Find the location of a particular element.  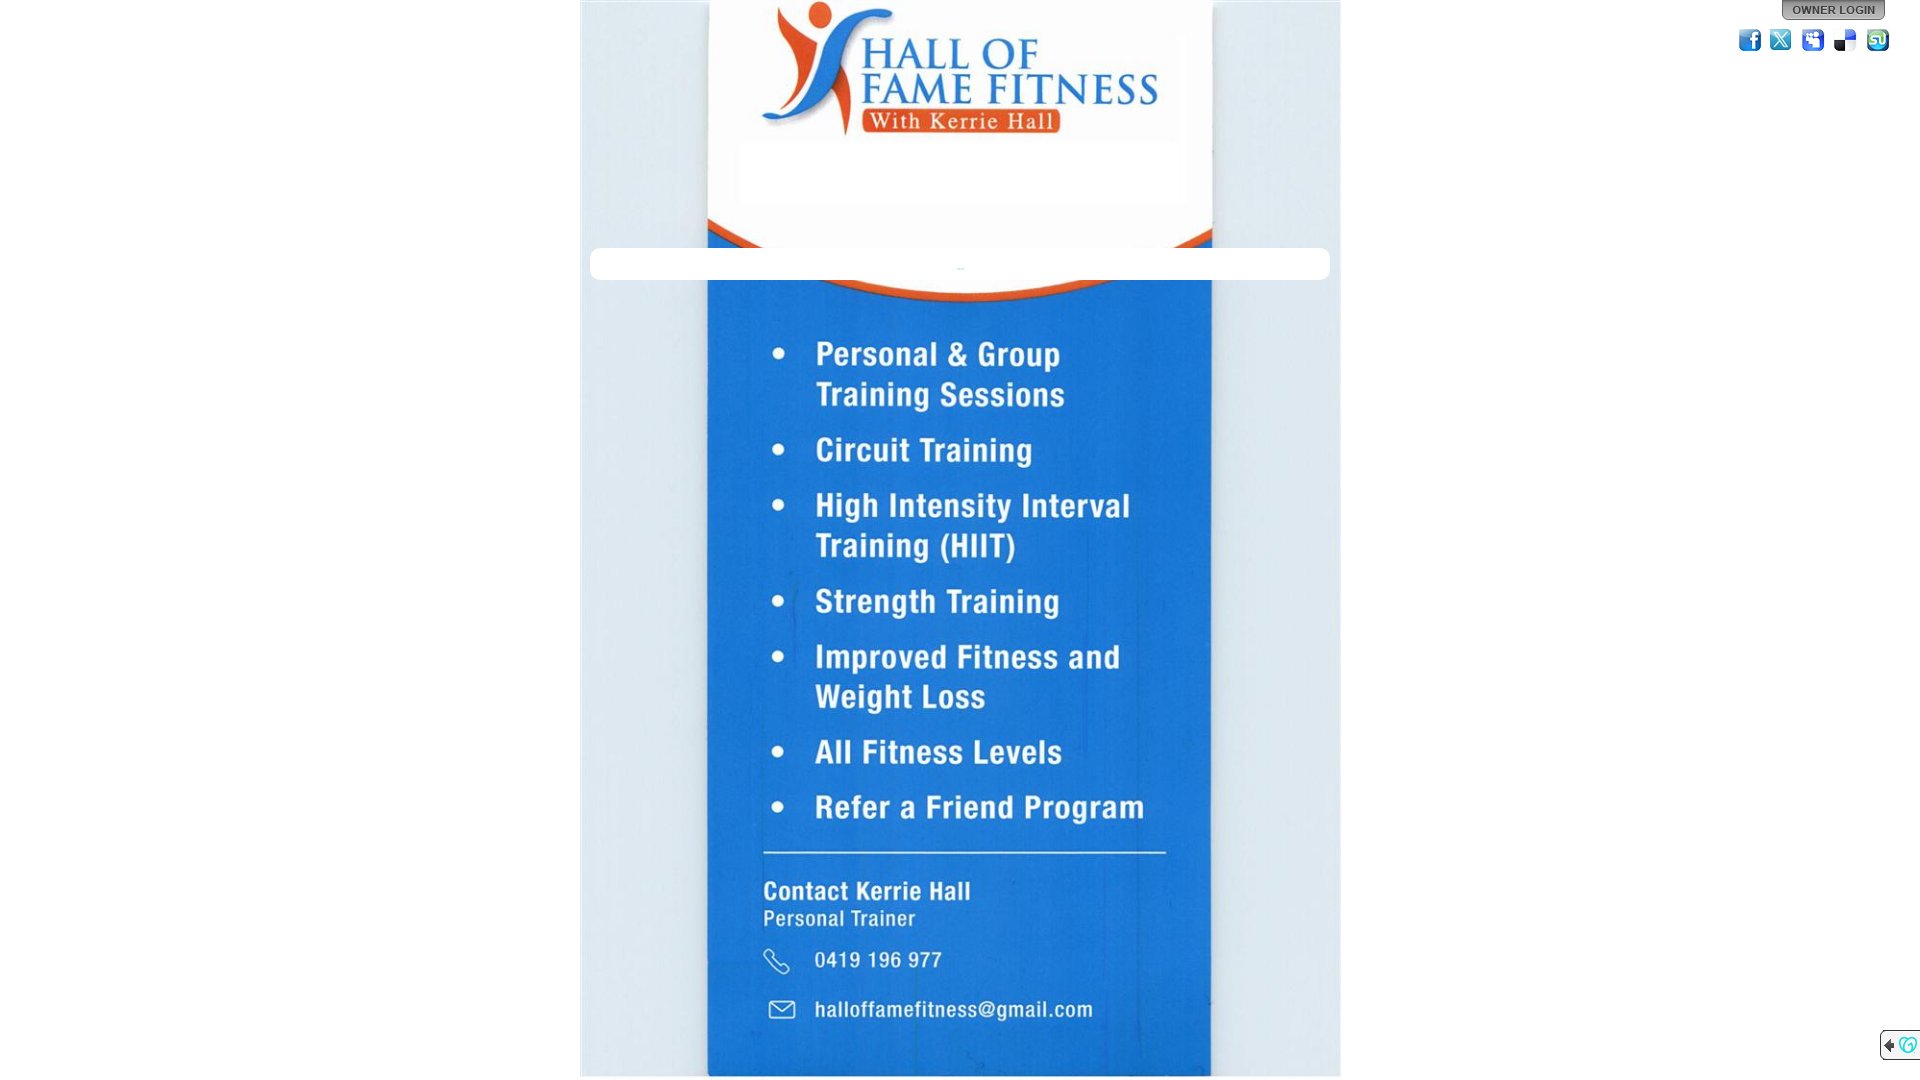

'MySpace' is located at coordinates (1800, 39).